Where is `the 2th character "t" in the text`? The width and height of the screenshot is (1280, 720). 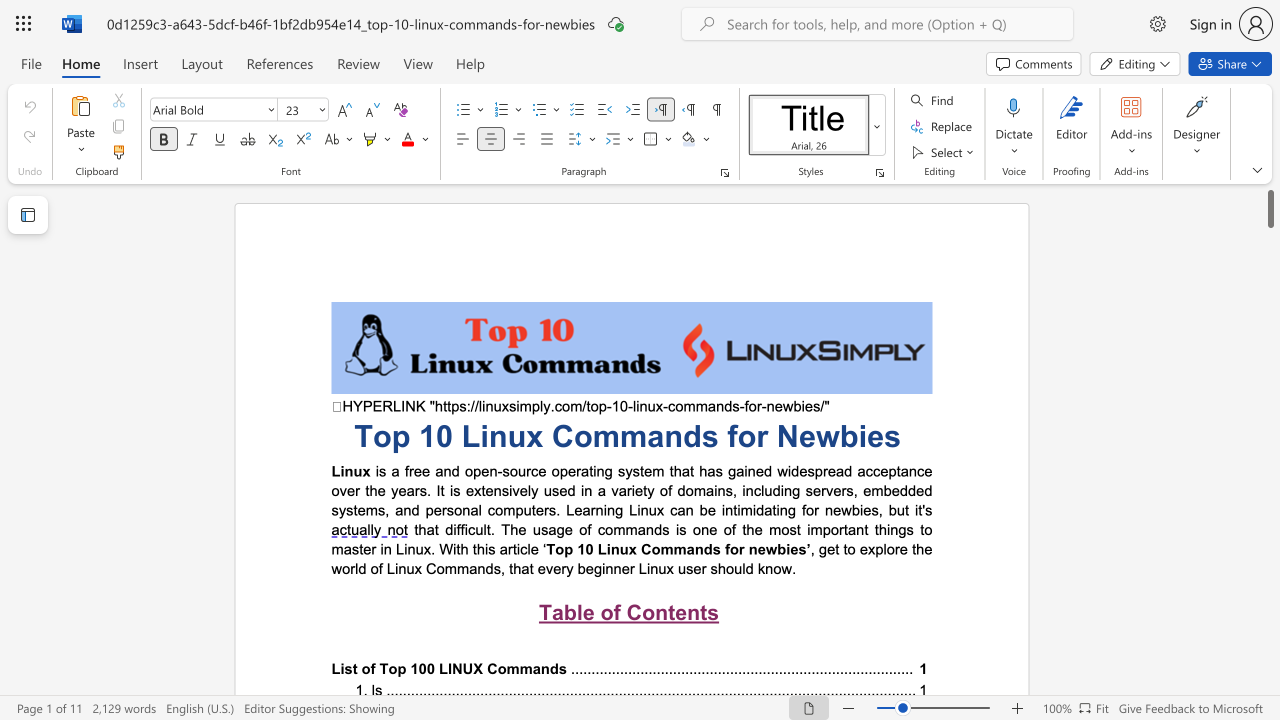 the 2th character "t" in the text is located at coordinates (435, 528).